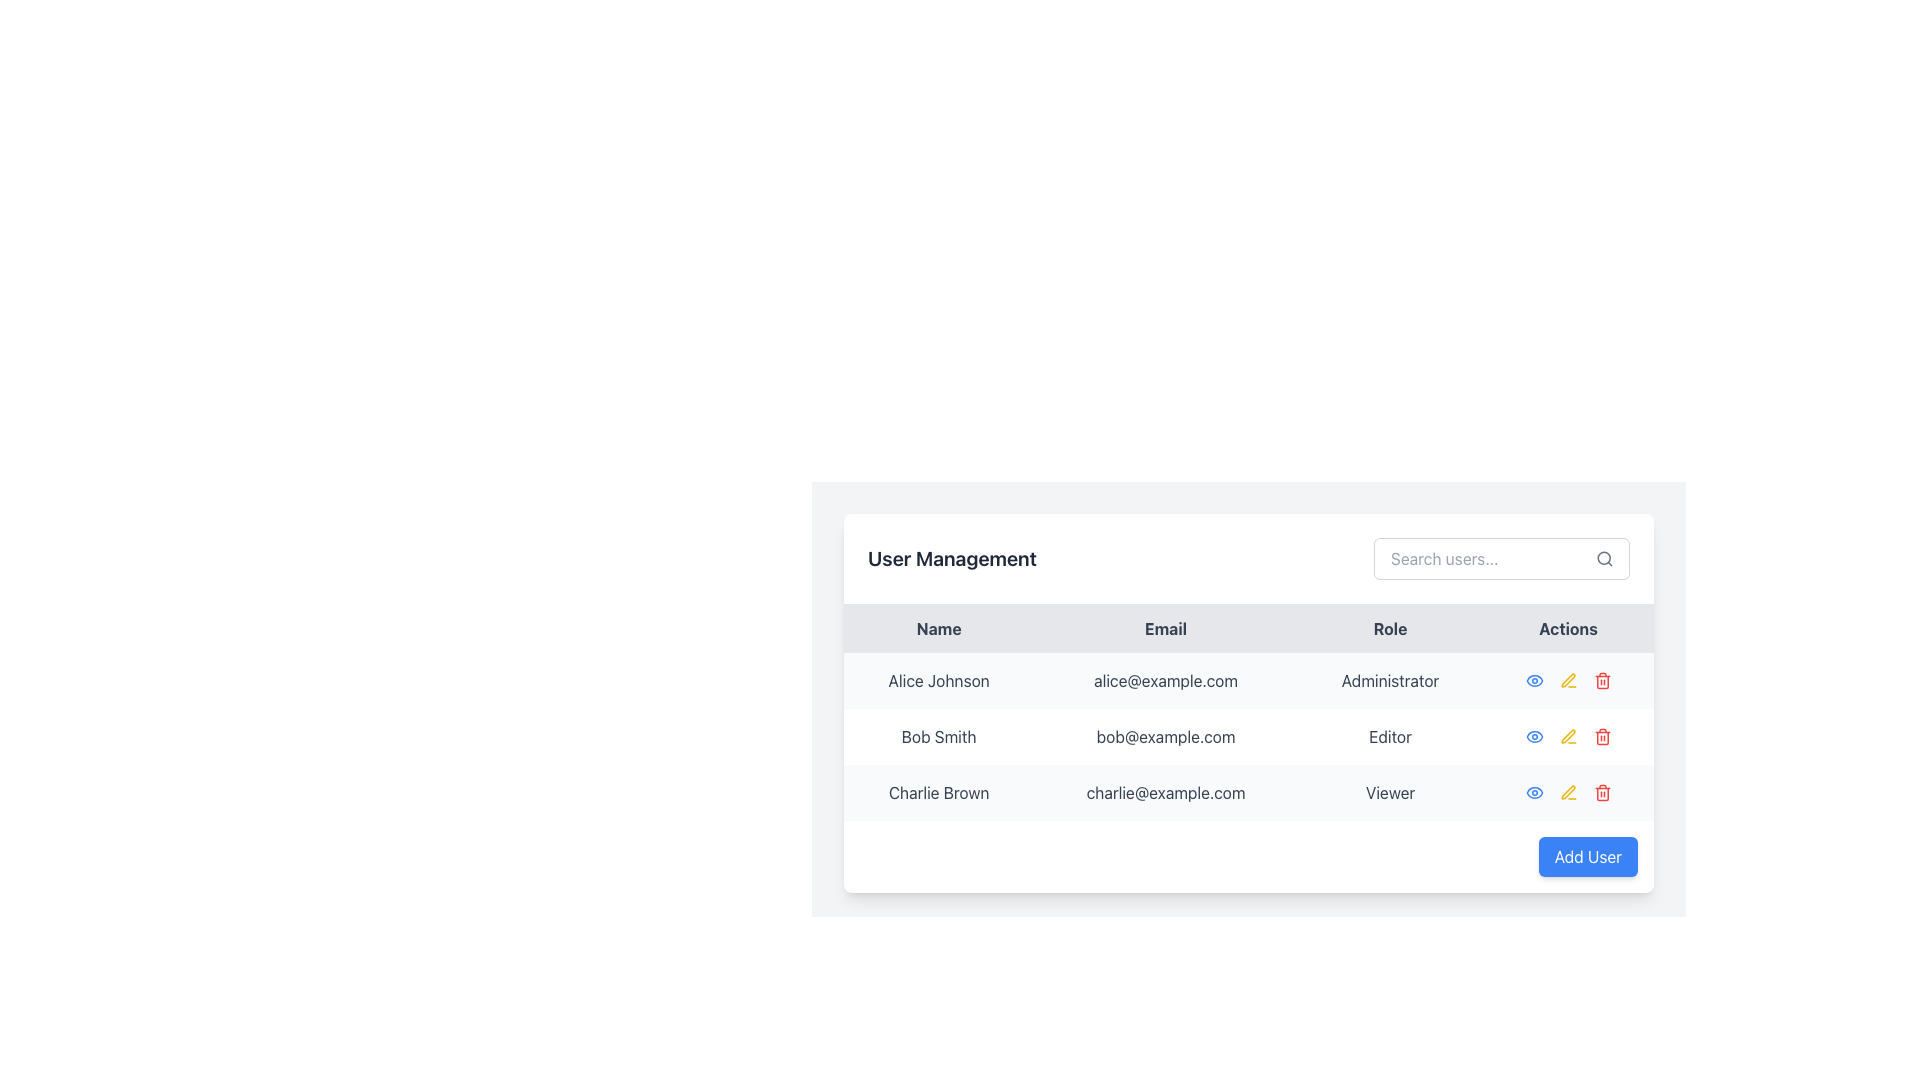 Image resolution: width=1920 pixels, height=1080 pixels. What do you see at coordinates (1166, 792) in the screenshot?
I see `the email display element showing 'charlie@example.com' in the User Management table, located in the second column of the third row` at bounding box center [1166, 792].